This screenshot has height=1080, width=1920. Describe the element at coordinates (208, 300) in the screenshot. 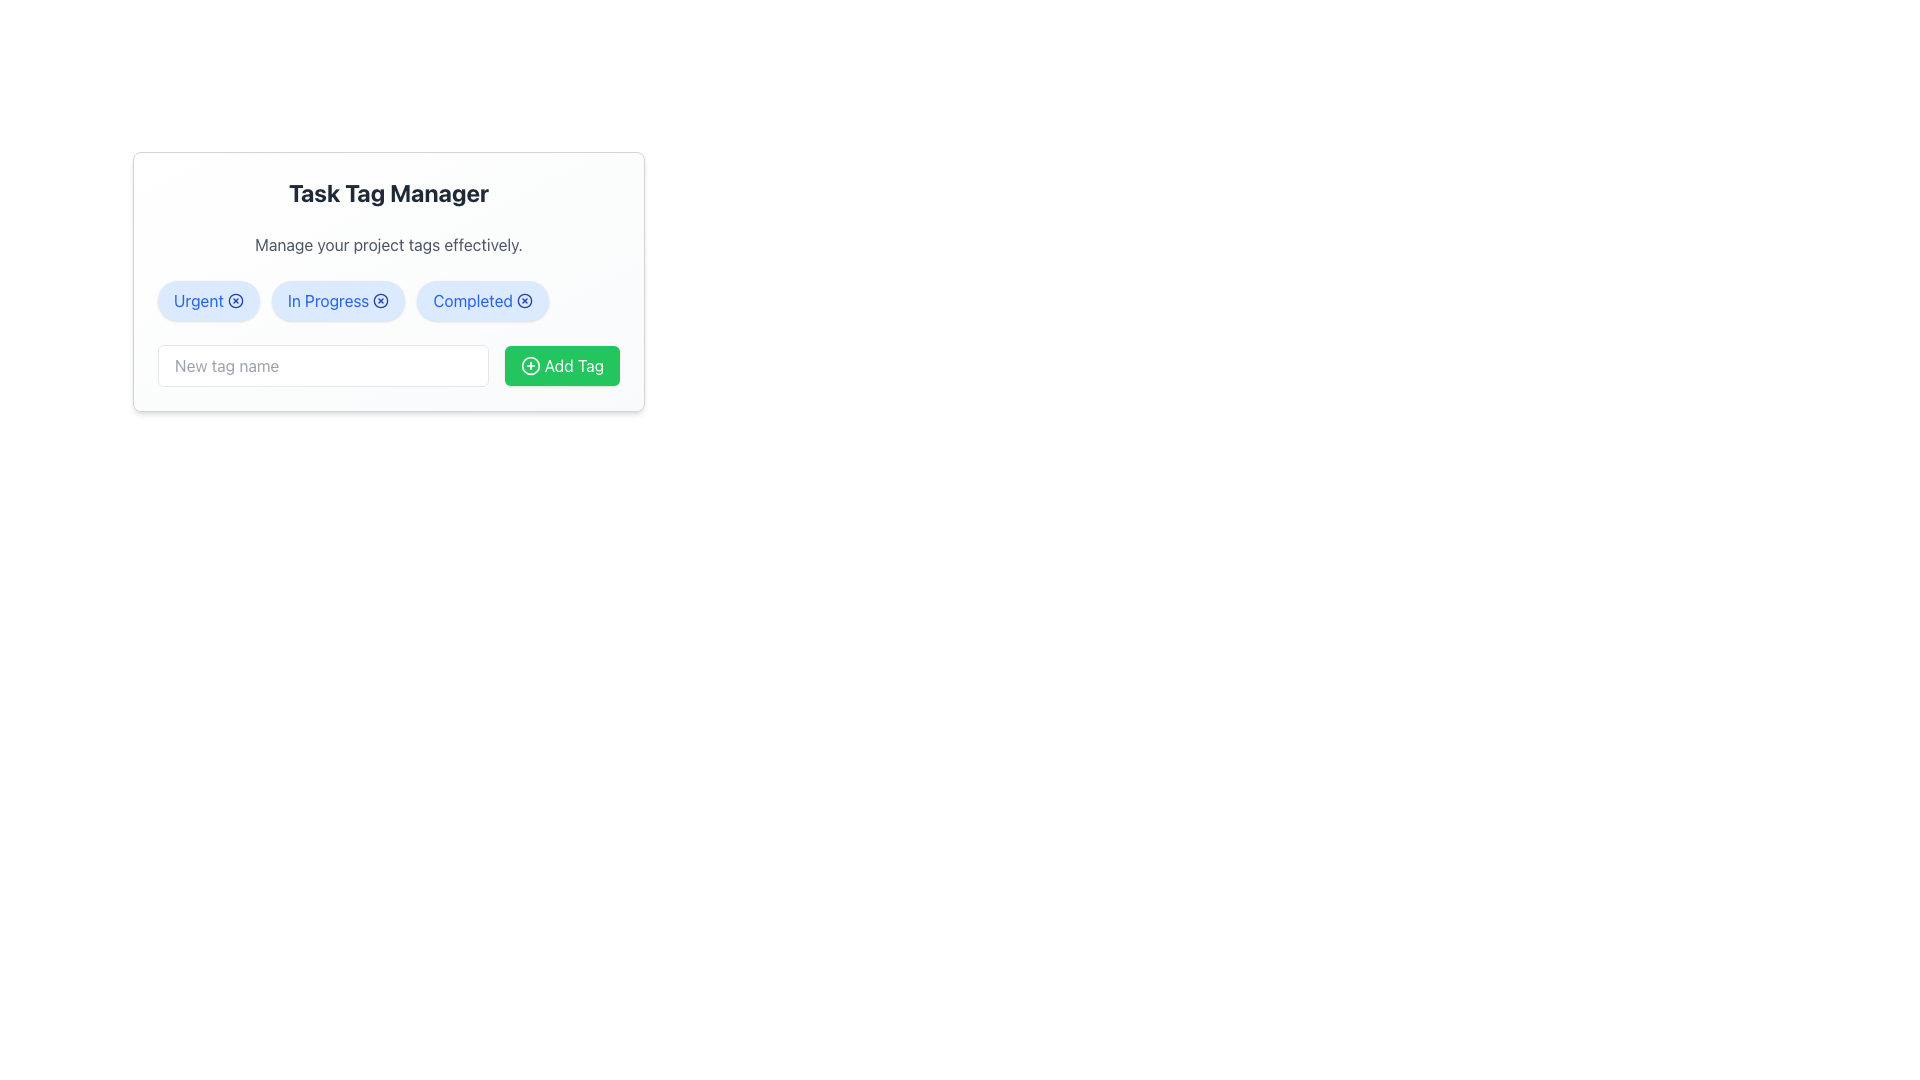

I see `the close icon on the 'Urgent' pill-shaped tag located in the 'Task Tag Manager' box, which is the first tag in the horizontal list` at that location.